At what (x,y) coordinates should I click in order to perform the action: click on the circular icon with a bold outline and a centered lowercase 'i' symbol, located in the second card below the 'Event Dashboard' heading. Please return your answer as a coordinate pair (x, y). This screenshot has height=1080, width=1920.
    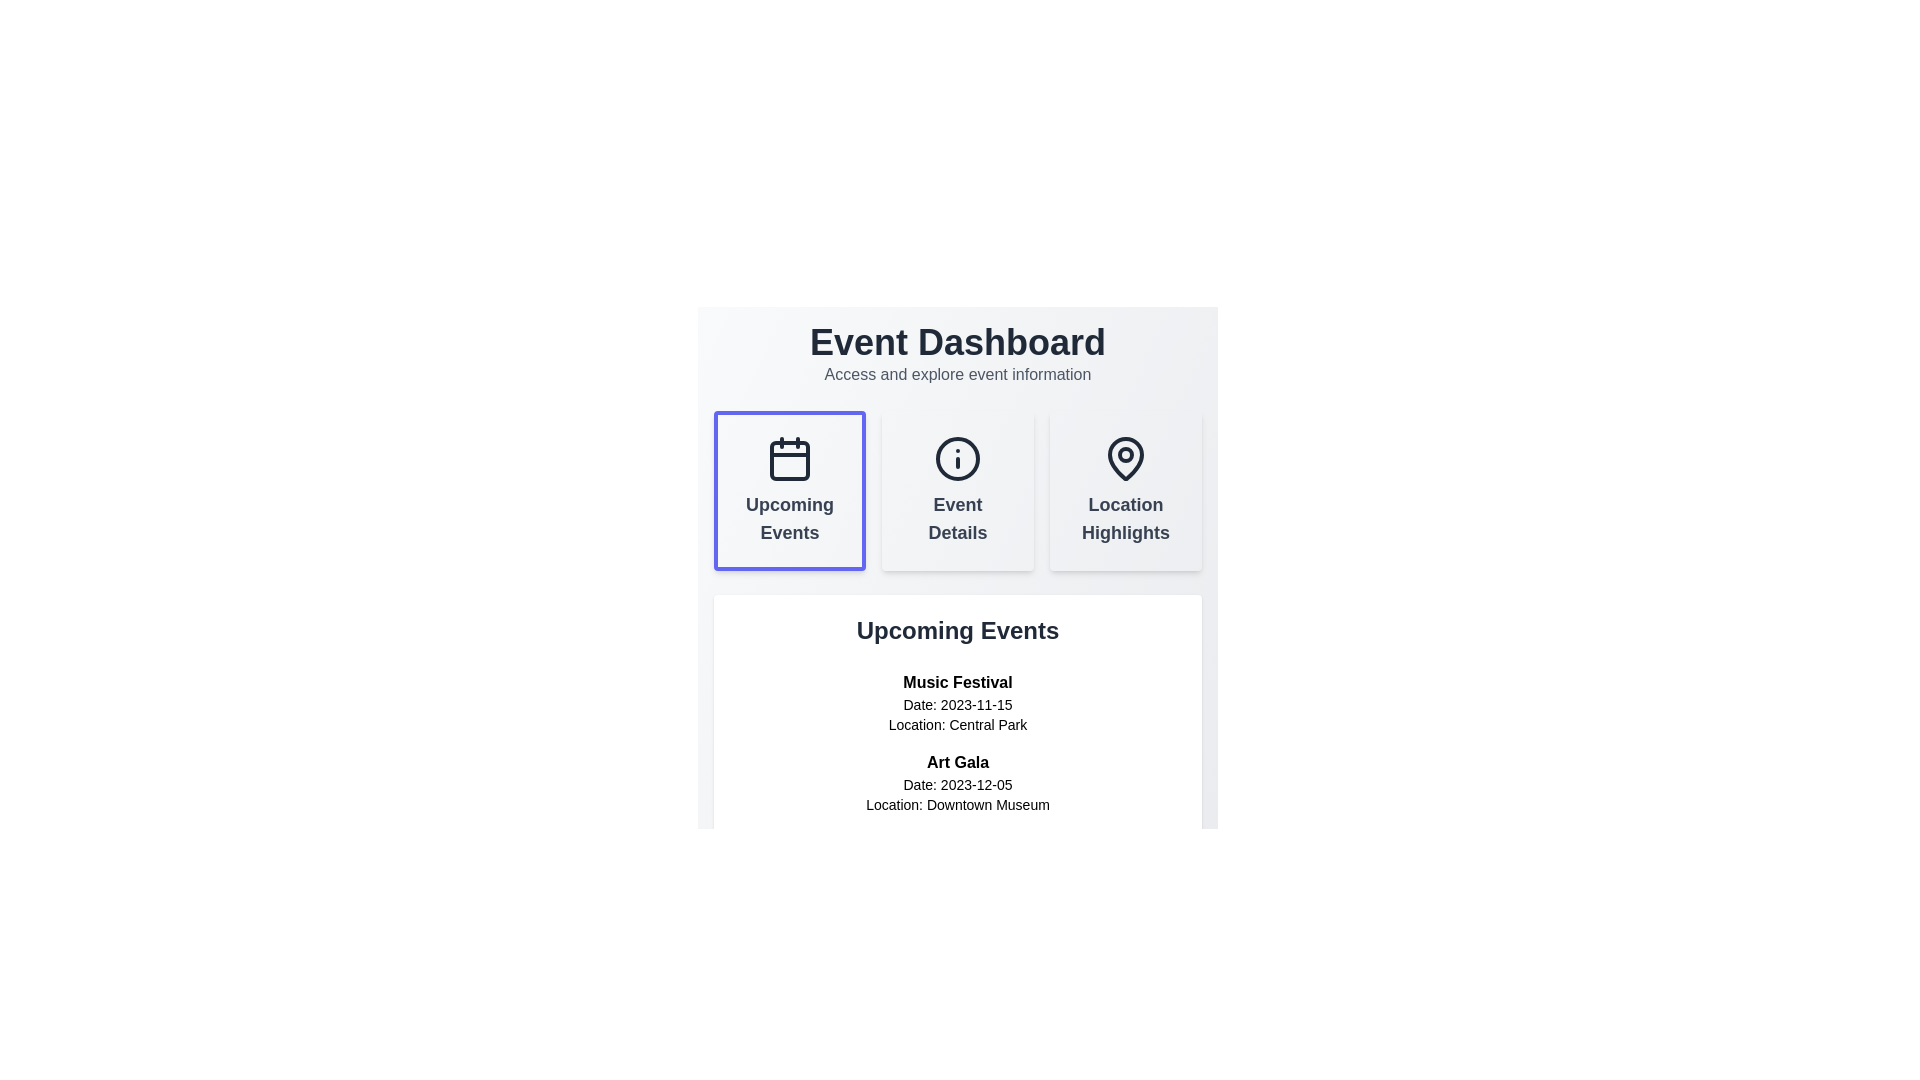
    Looking at the image, I should click on (957, 459).